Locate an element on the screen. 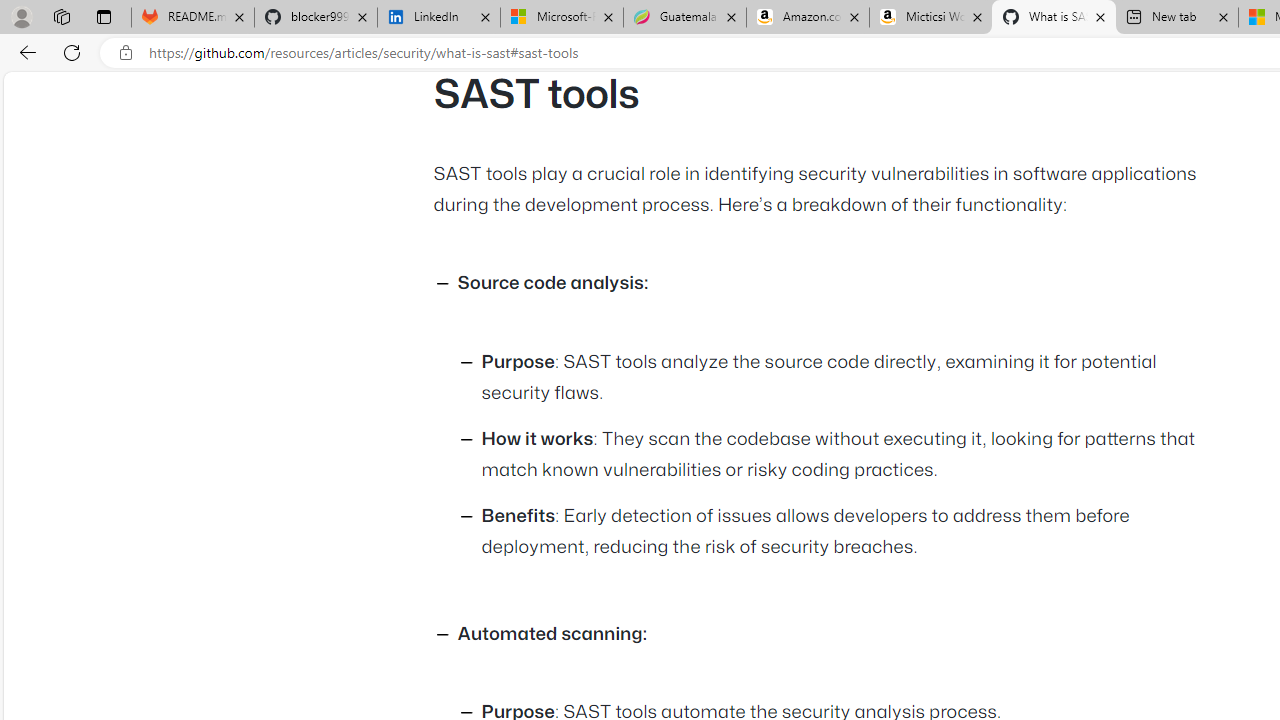 This screenshot has height=720, width=1280. 'LinkedIn' is located at coordinates (438, 17).